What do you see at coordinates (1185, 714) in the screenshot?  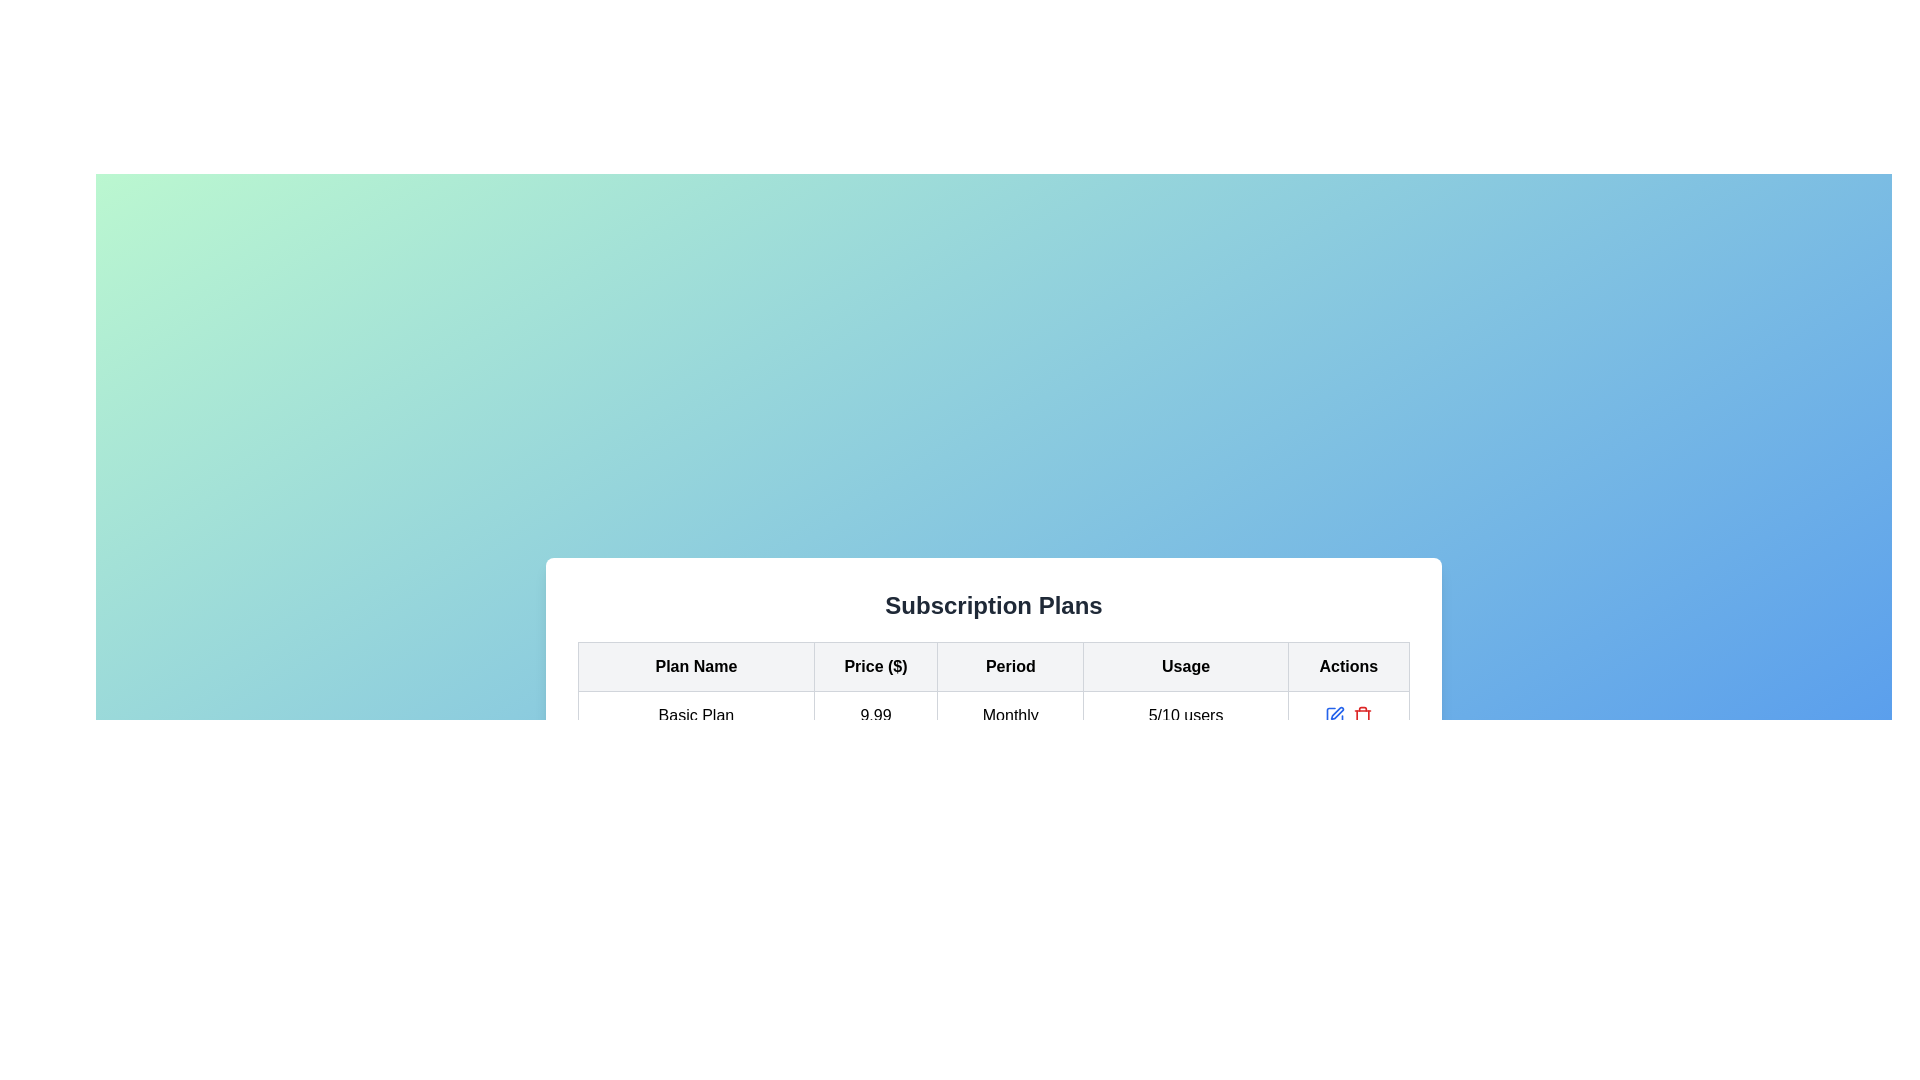 I see `the text label '5/10 users' located in the fourth column of the 'Basic Plan' table row, which has a gray border and is styled for readability against a white background` at bounding box center [1185, 714].